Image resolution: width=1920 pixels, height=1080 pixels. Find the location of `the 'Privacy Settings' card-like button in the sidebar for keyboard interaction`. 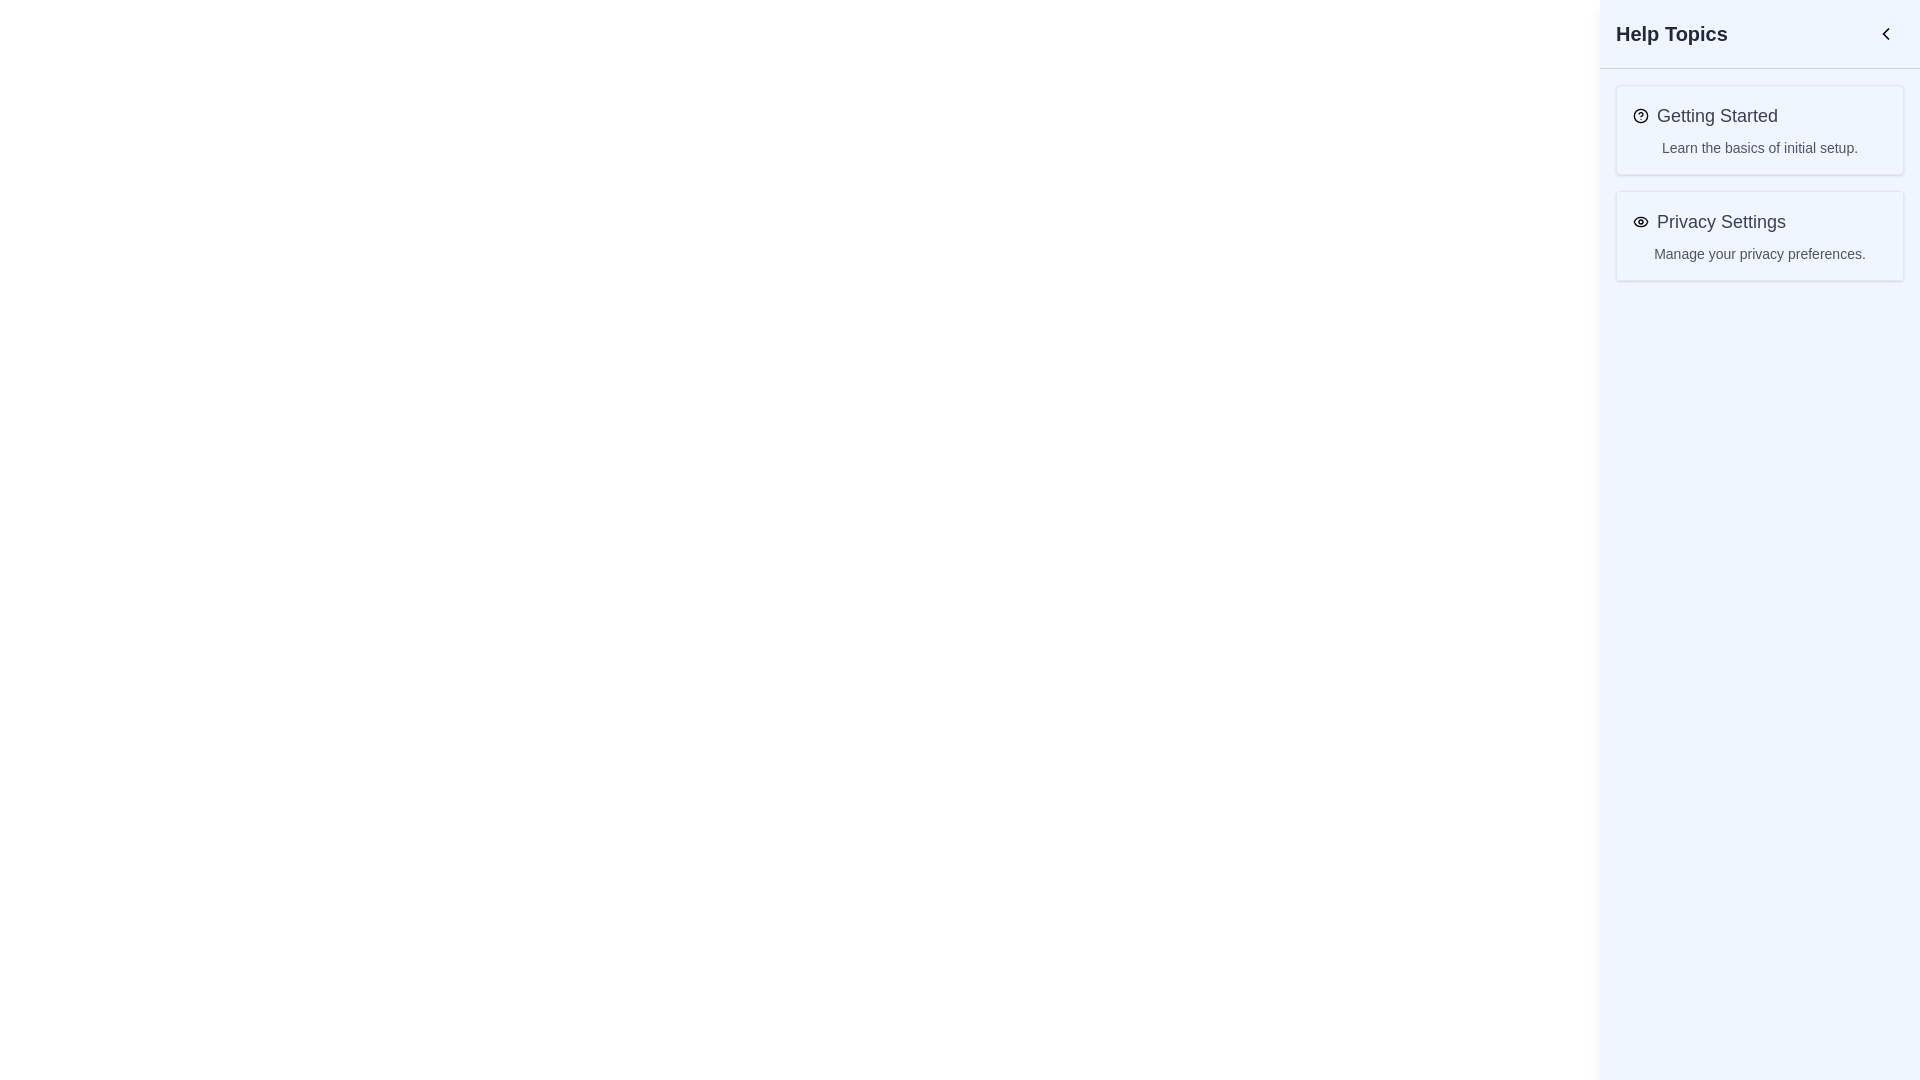

the 'Privacy Settings' card-like button in the sidebar for keyboard interaction is located at coordinates (1760, 234).